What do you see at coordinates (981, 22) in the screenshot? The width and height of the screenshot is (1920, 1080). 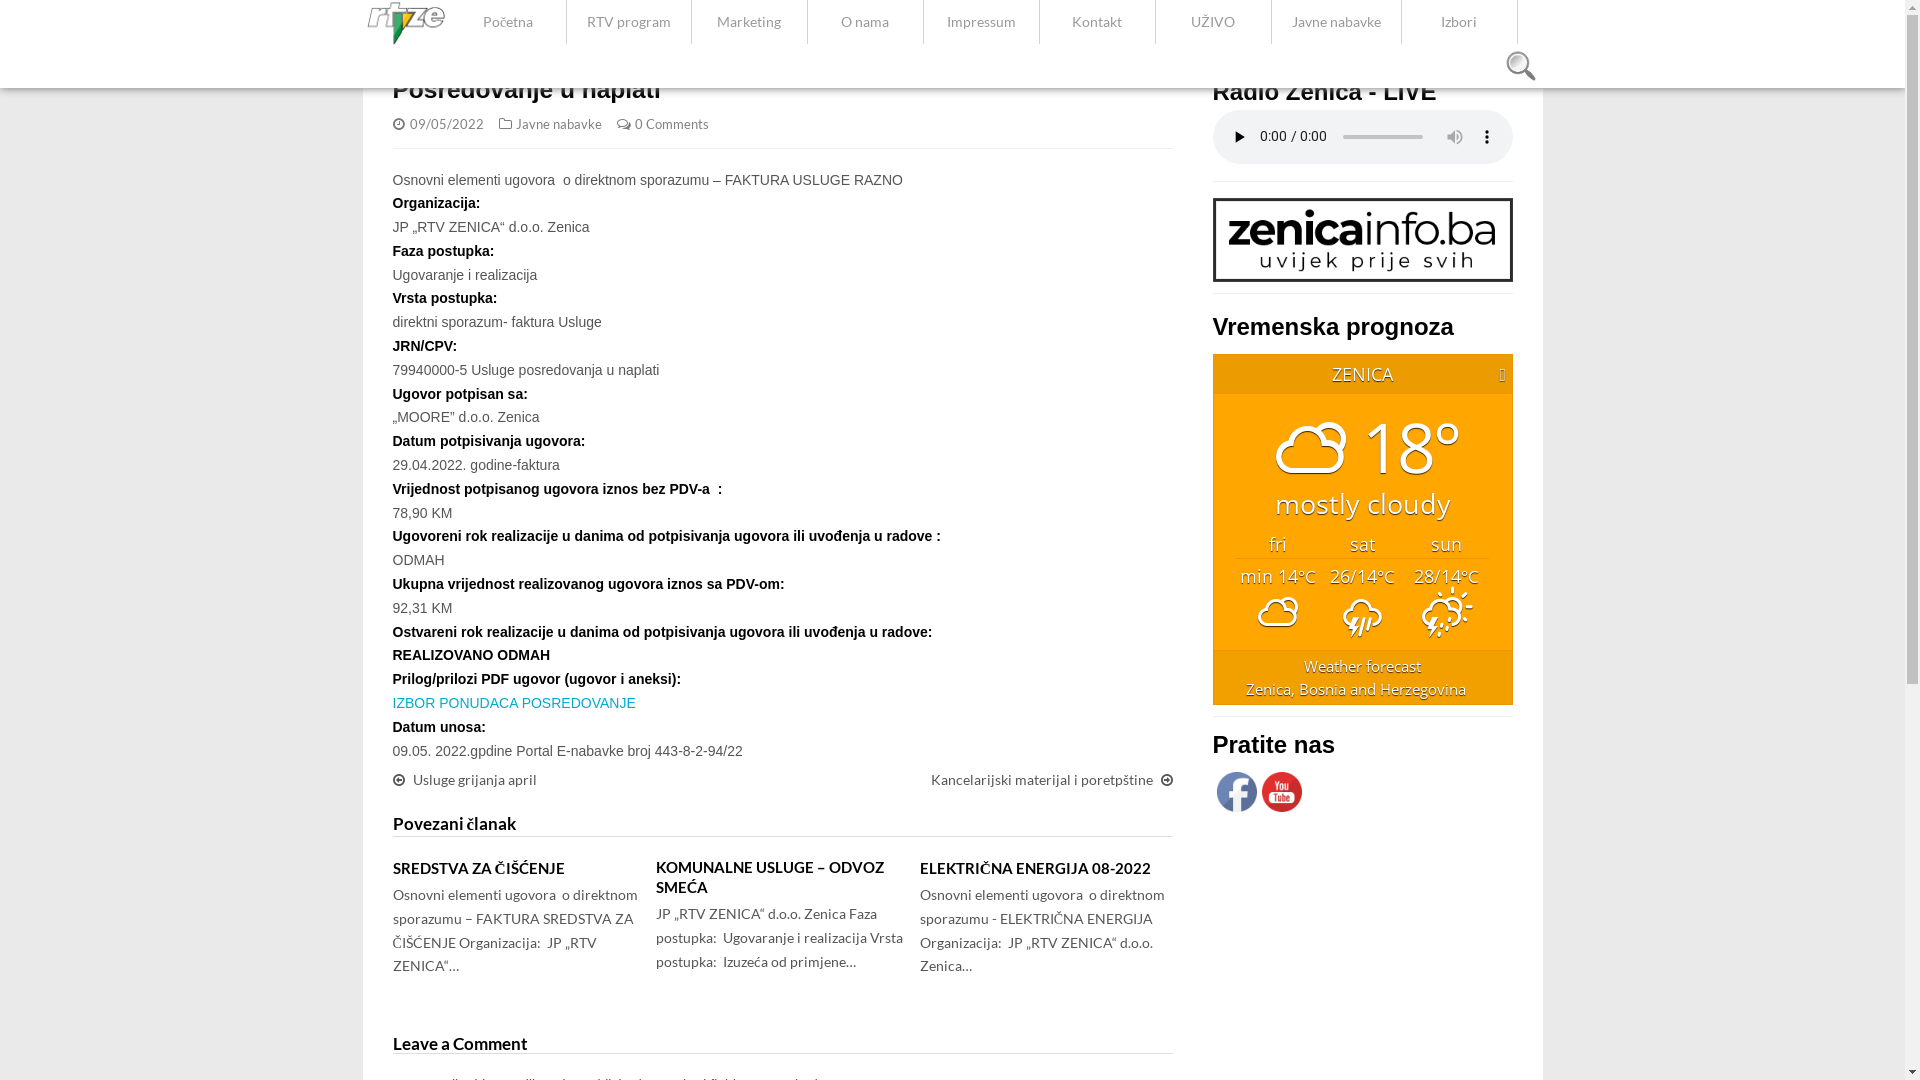 I see `'Impressum'` at bounding box center [981, 22].